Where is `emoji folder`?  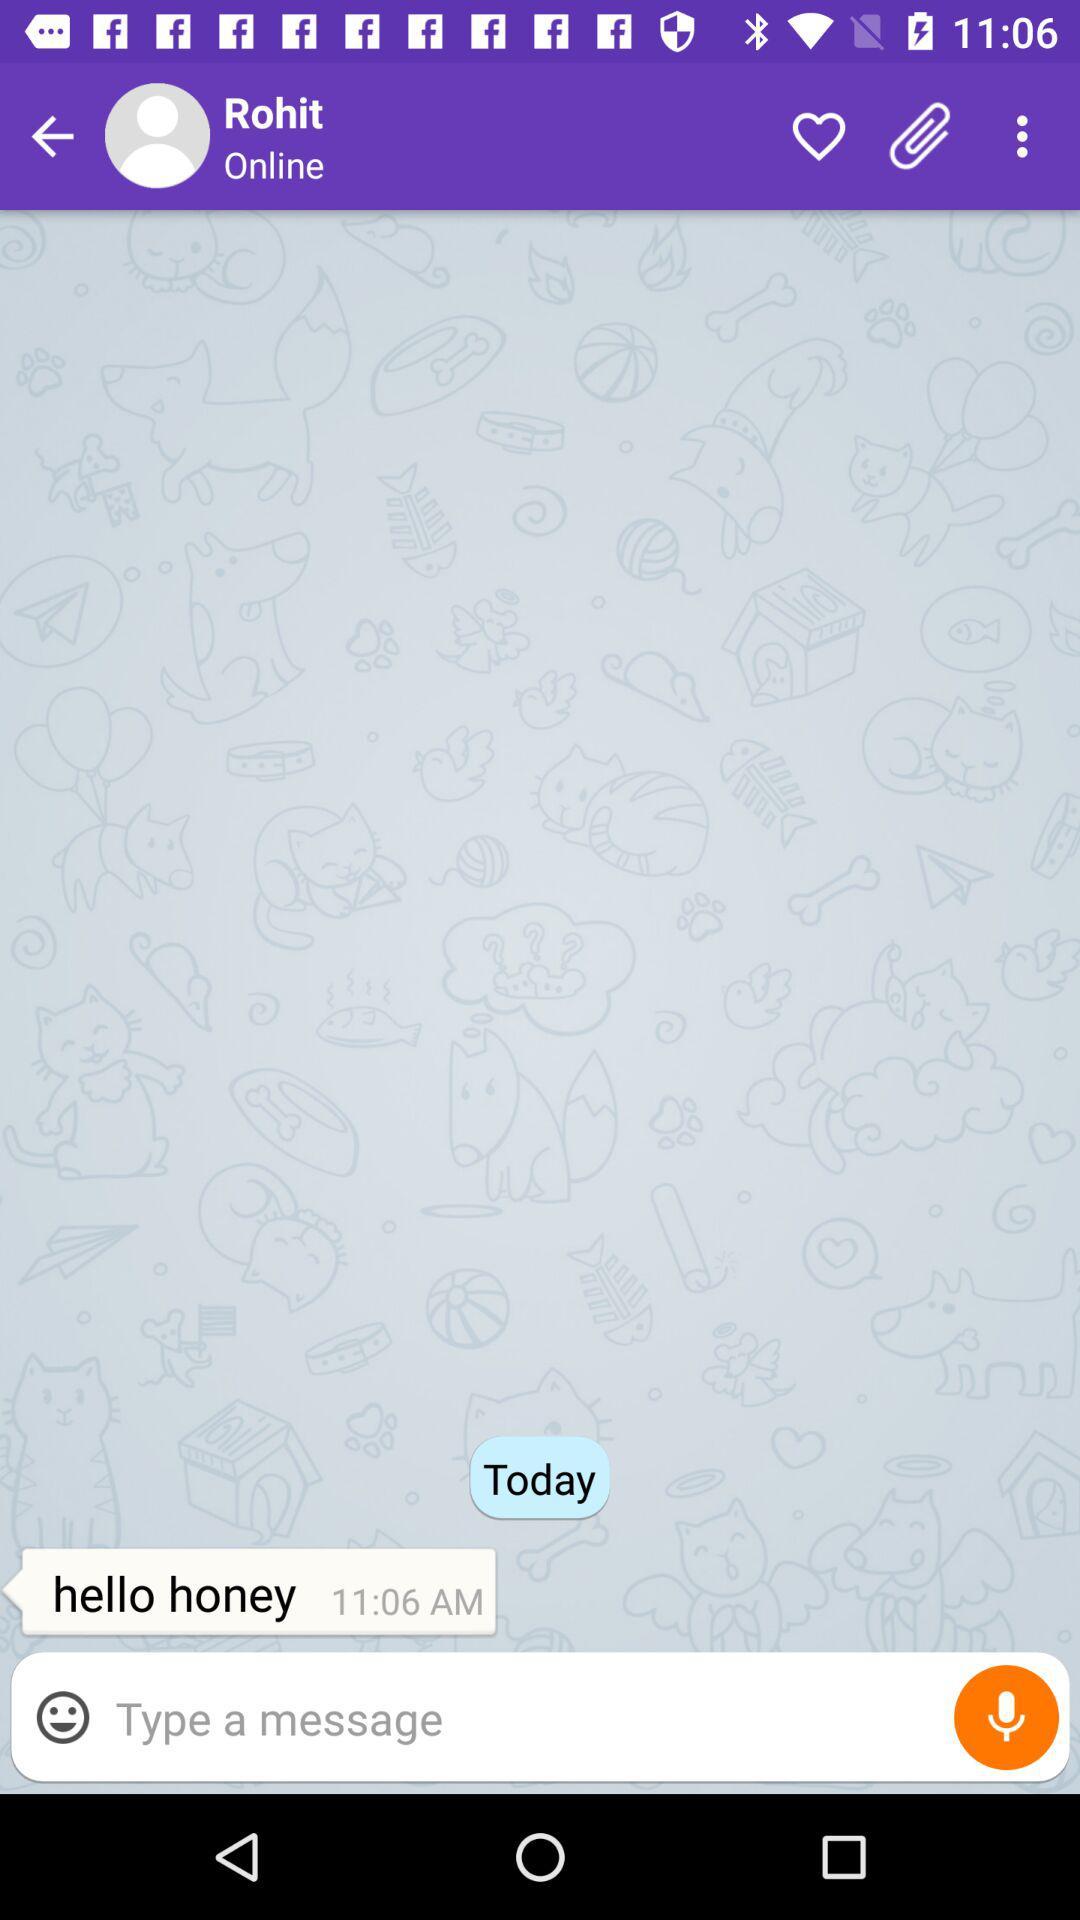
emoji folder is located at coordinates (61, 1716).